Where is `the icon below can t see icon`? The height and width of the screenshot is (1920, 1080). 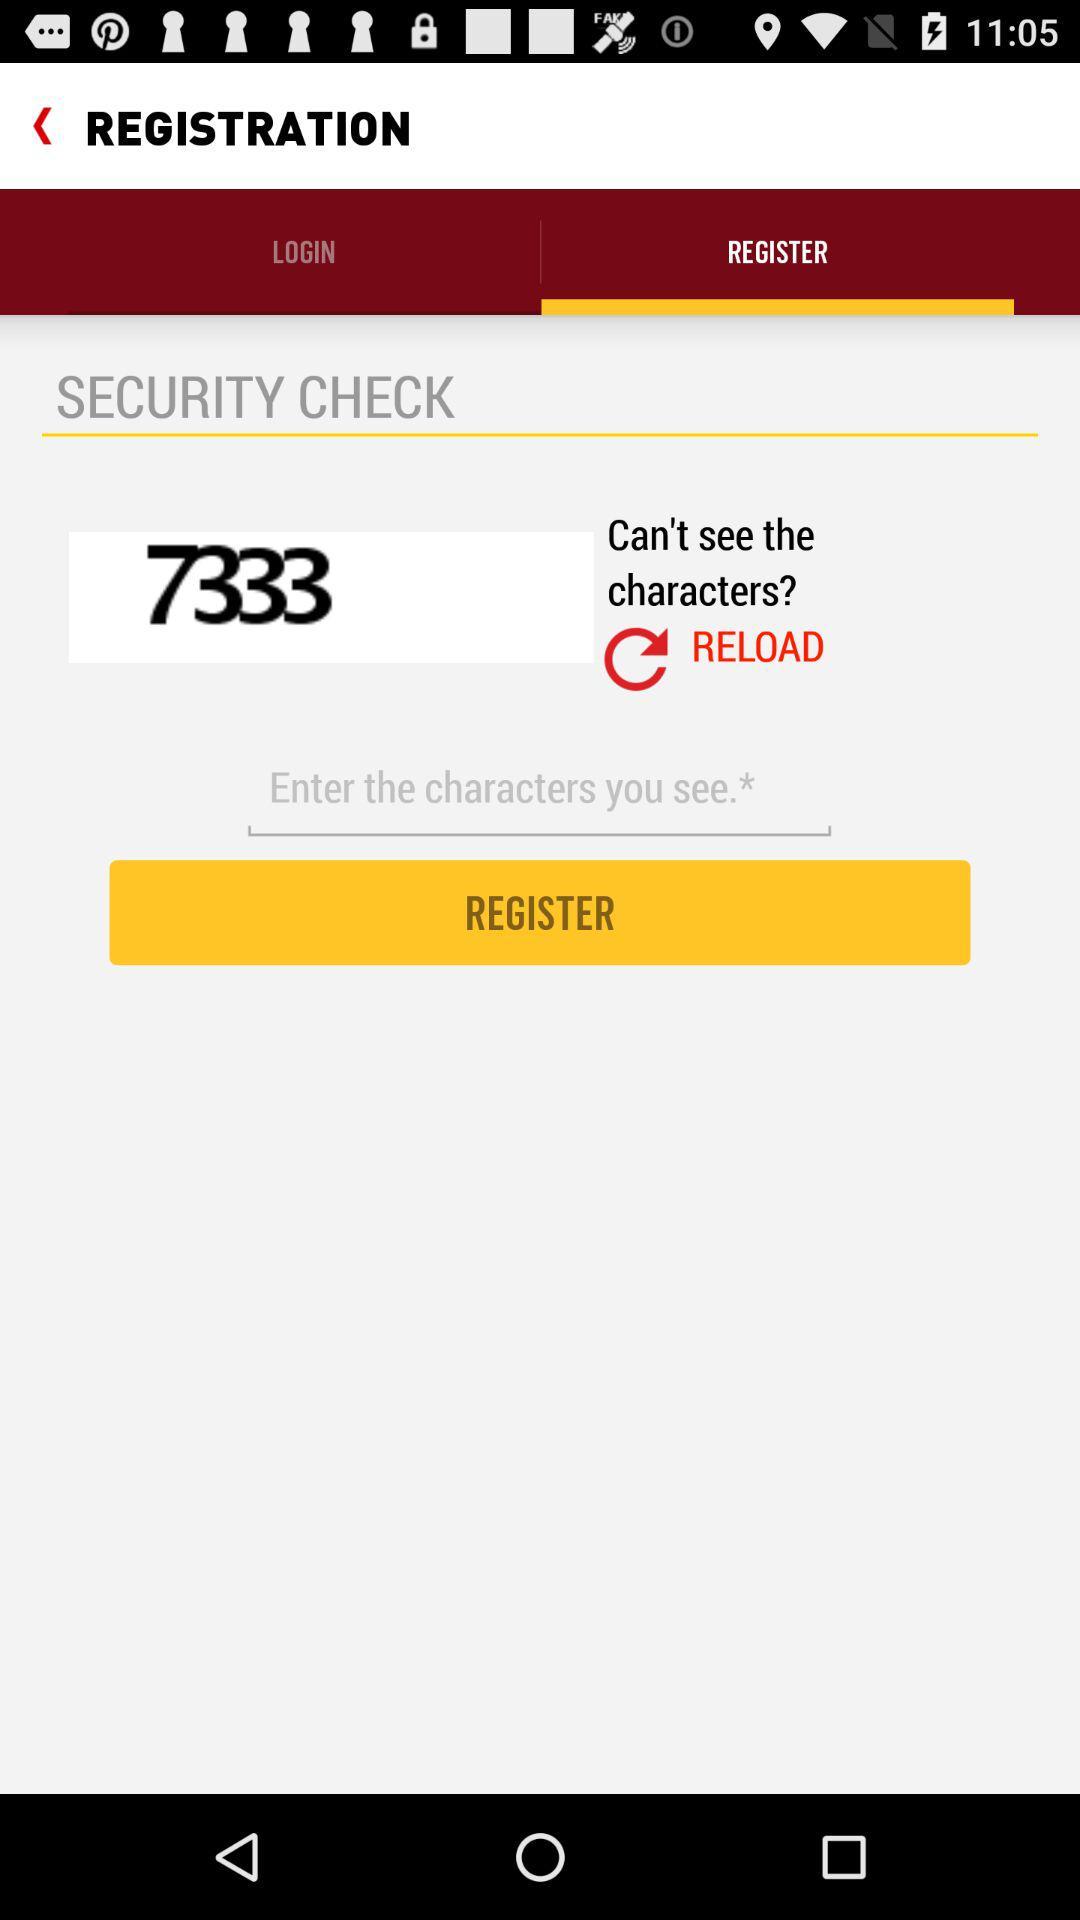 the icon below can t see icon is located at coordinates (636, 659).